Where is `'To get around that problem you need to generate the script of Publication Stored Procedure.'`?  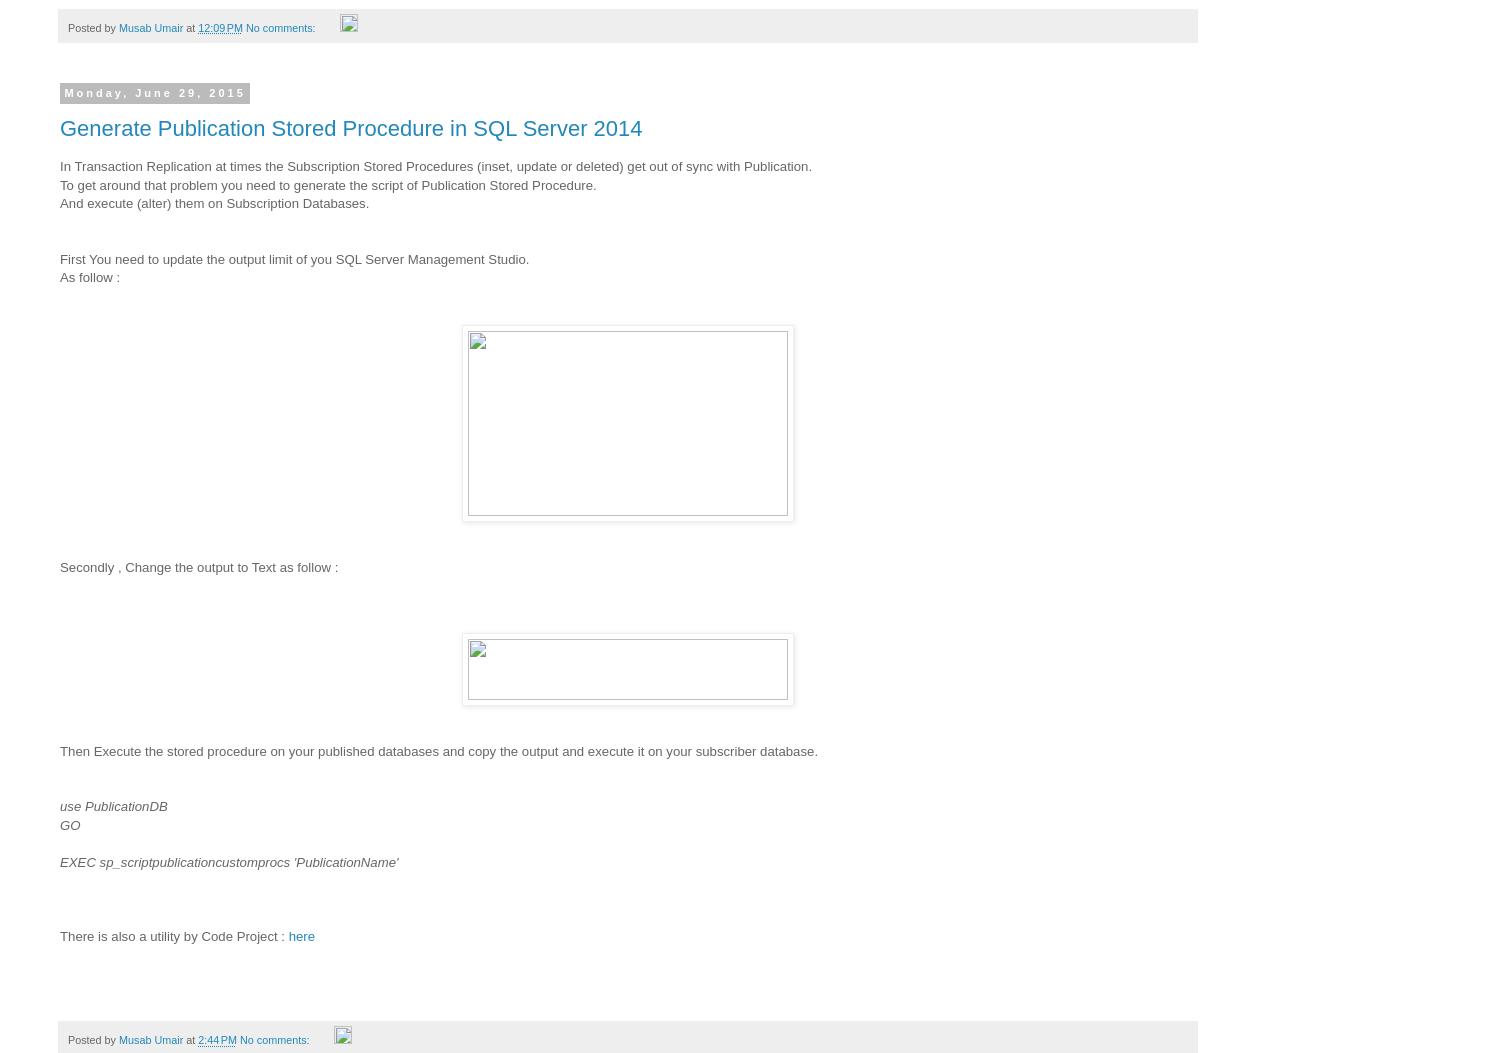 'To get around that problem you need to generate the script of Publication Stored Procedure.' is located at coordinates (328, 183).